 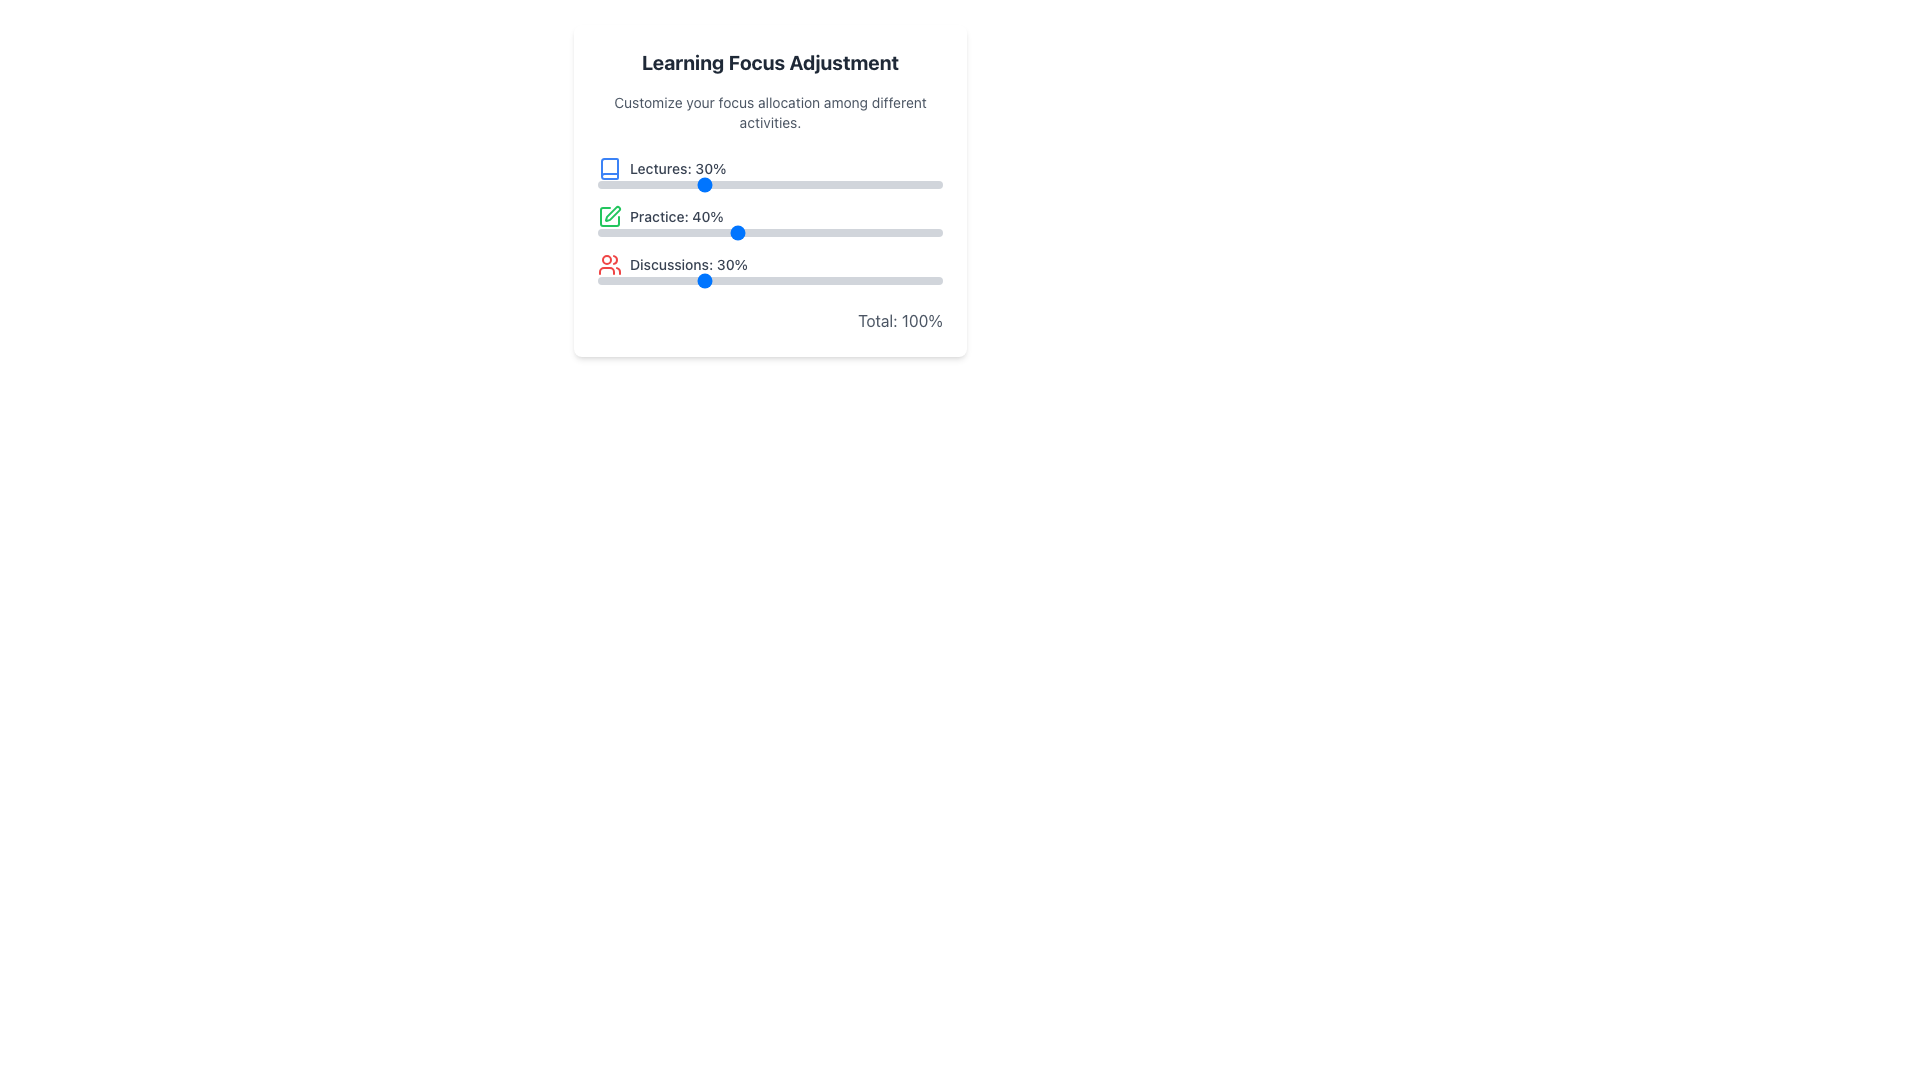 I want to click on the track of the Range Slider located beneath the 'Discussions: 30%' label to set a value, so click(x=769, y=281).